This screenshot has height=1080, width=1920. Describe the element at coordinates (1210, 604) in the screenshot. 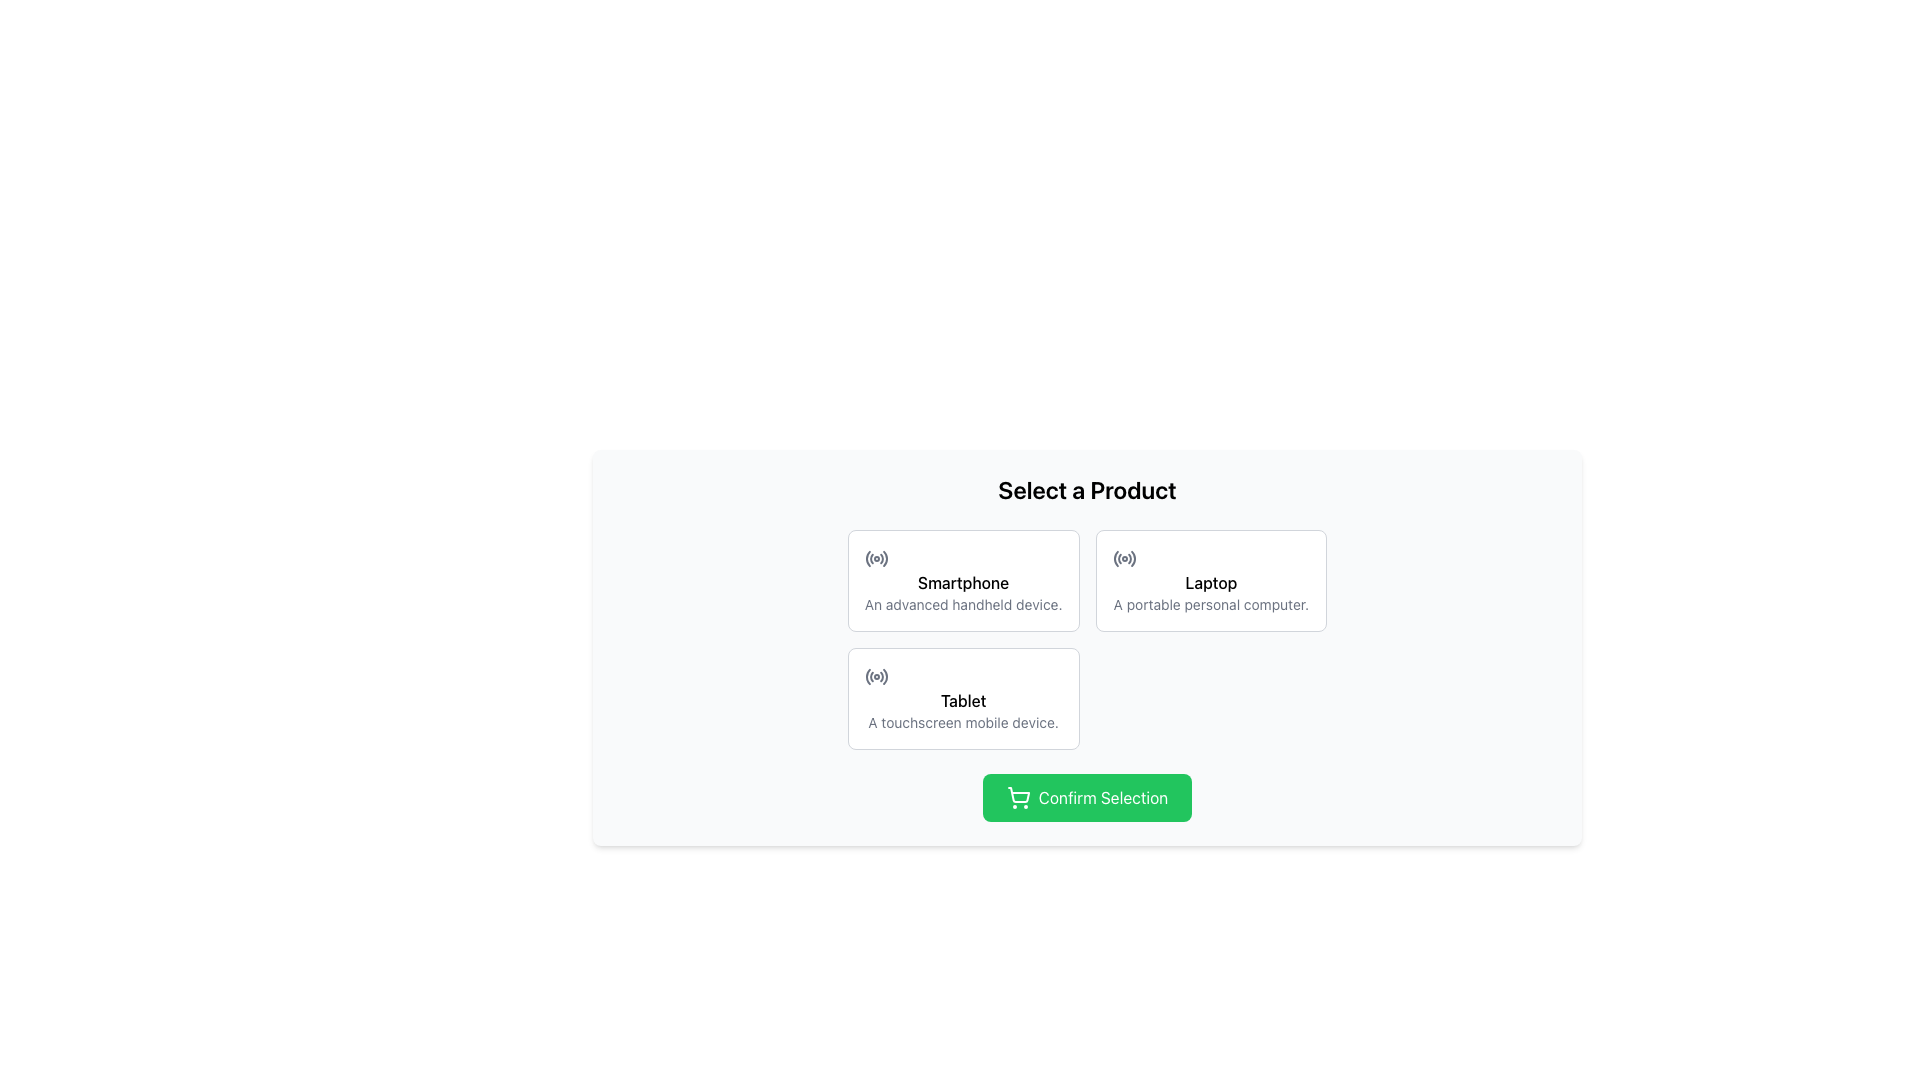

I see `the text element providing additional information about the 'Laptop' option, which describes it as 'A portable personal computer.'` at that location.